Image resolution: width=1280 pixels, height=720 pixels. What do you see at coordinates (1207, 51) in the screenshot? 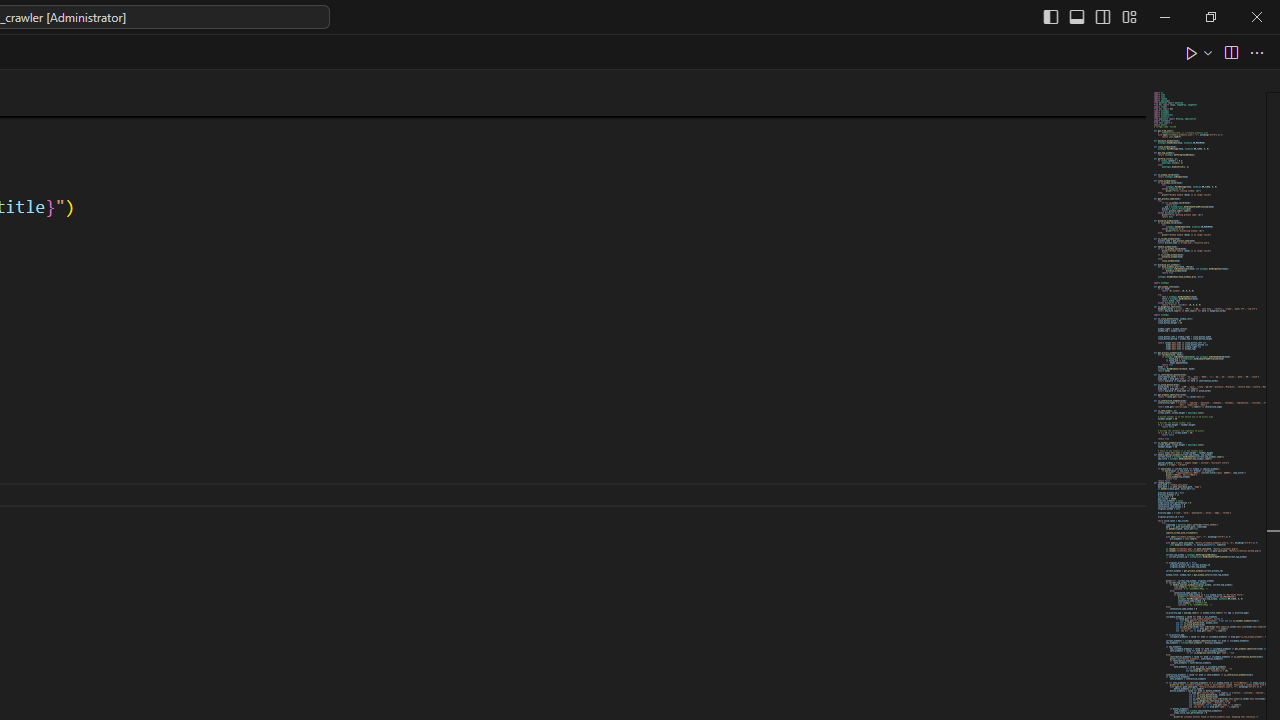
I see `'Run or Debug...'` at bounding box center [1207, 51].